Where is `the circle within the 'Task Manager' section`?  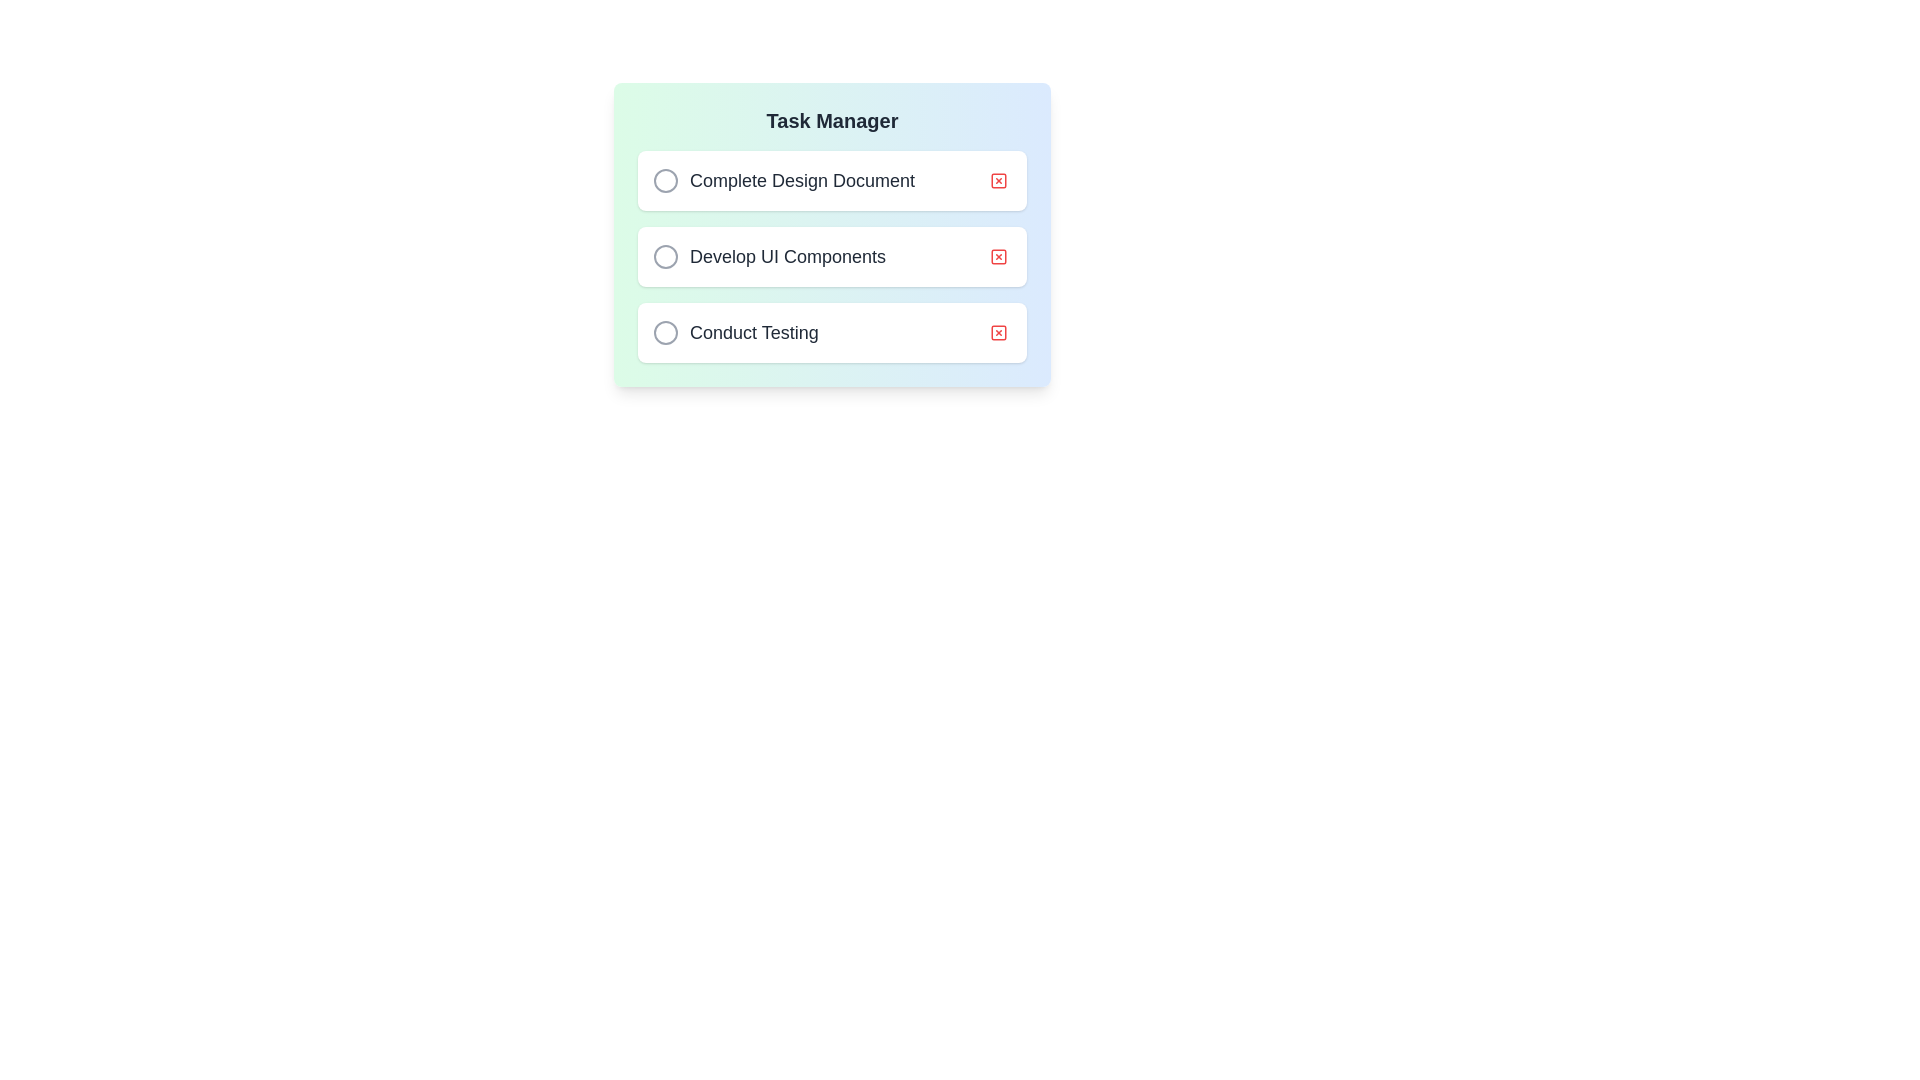 the circle within the 'Task Manager' section is located at coordinates (832, 262).